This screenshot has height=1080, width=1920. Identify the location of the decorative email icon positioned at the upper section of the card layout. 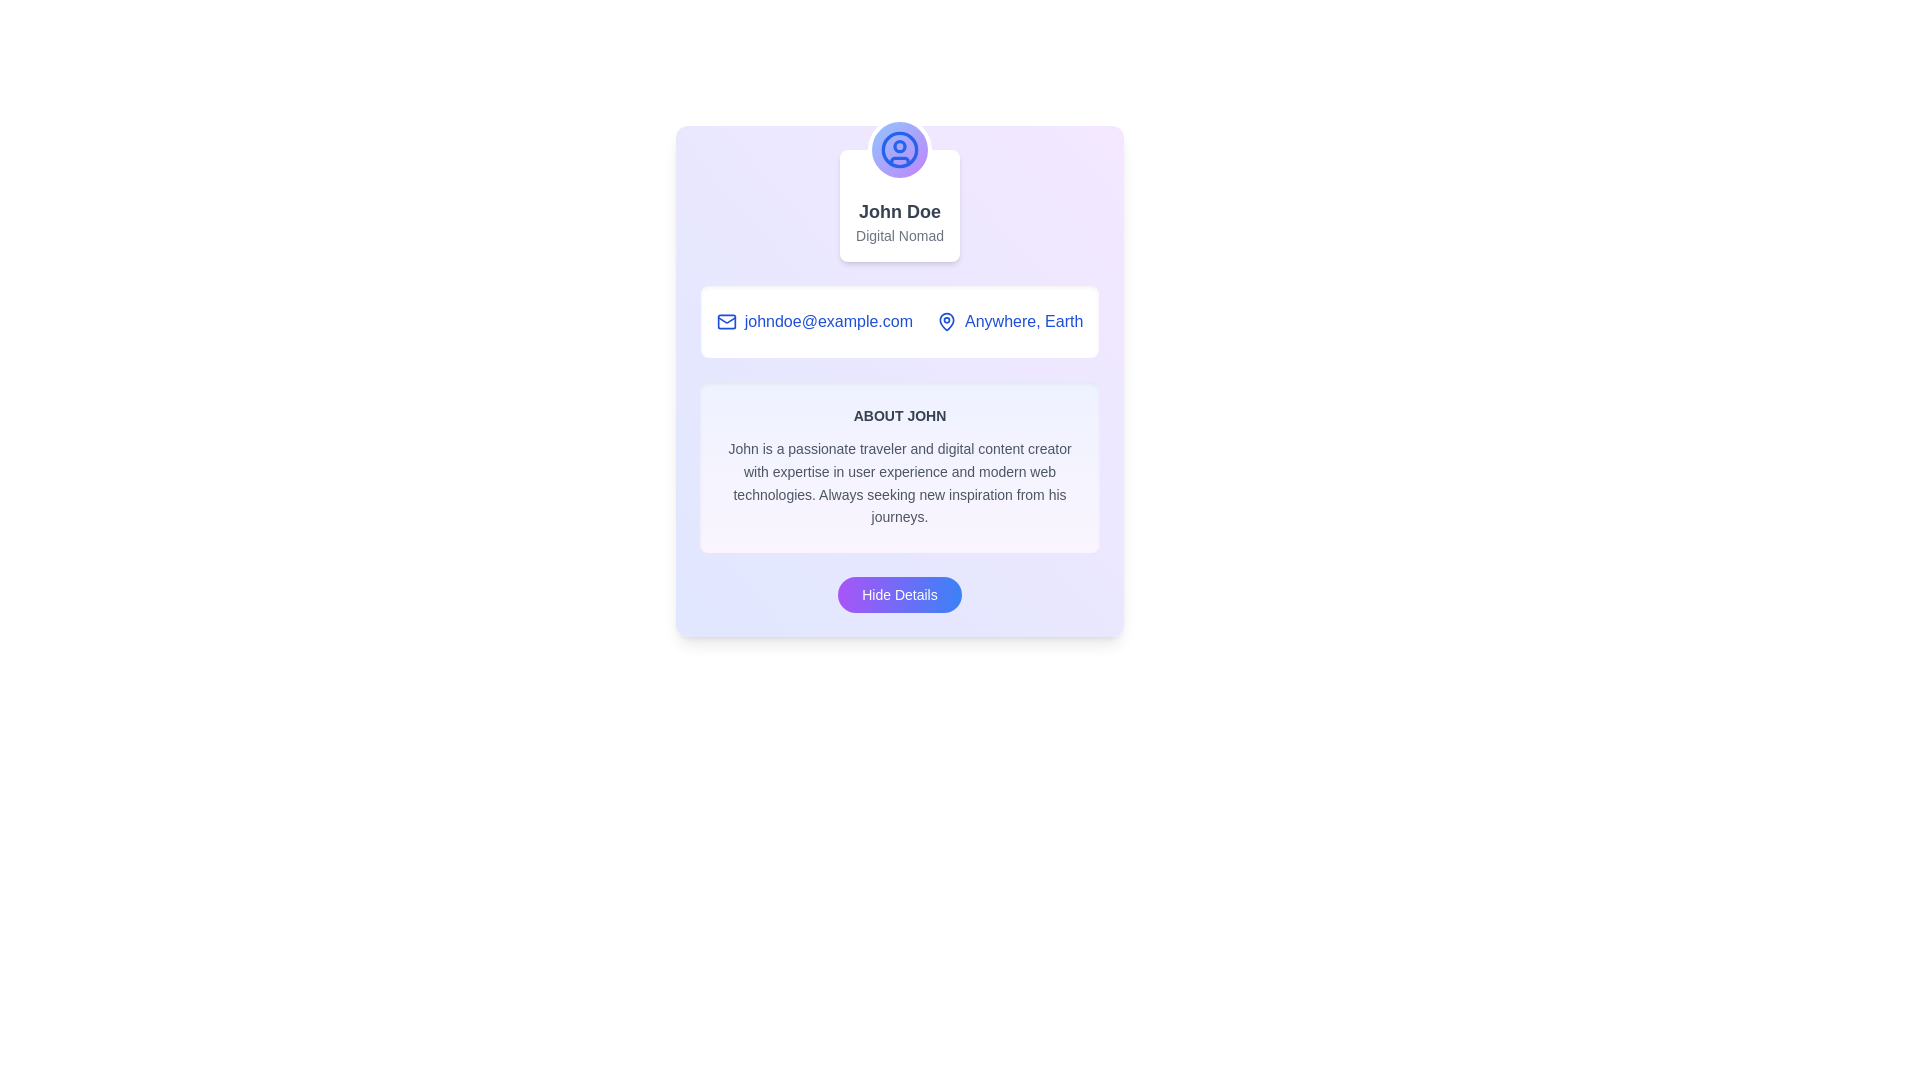
(725, 320).